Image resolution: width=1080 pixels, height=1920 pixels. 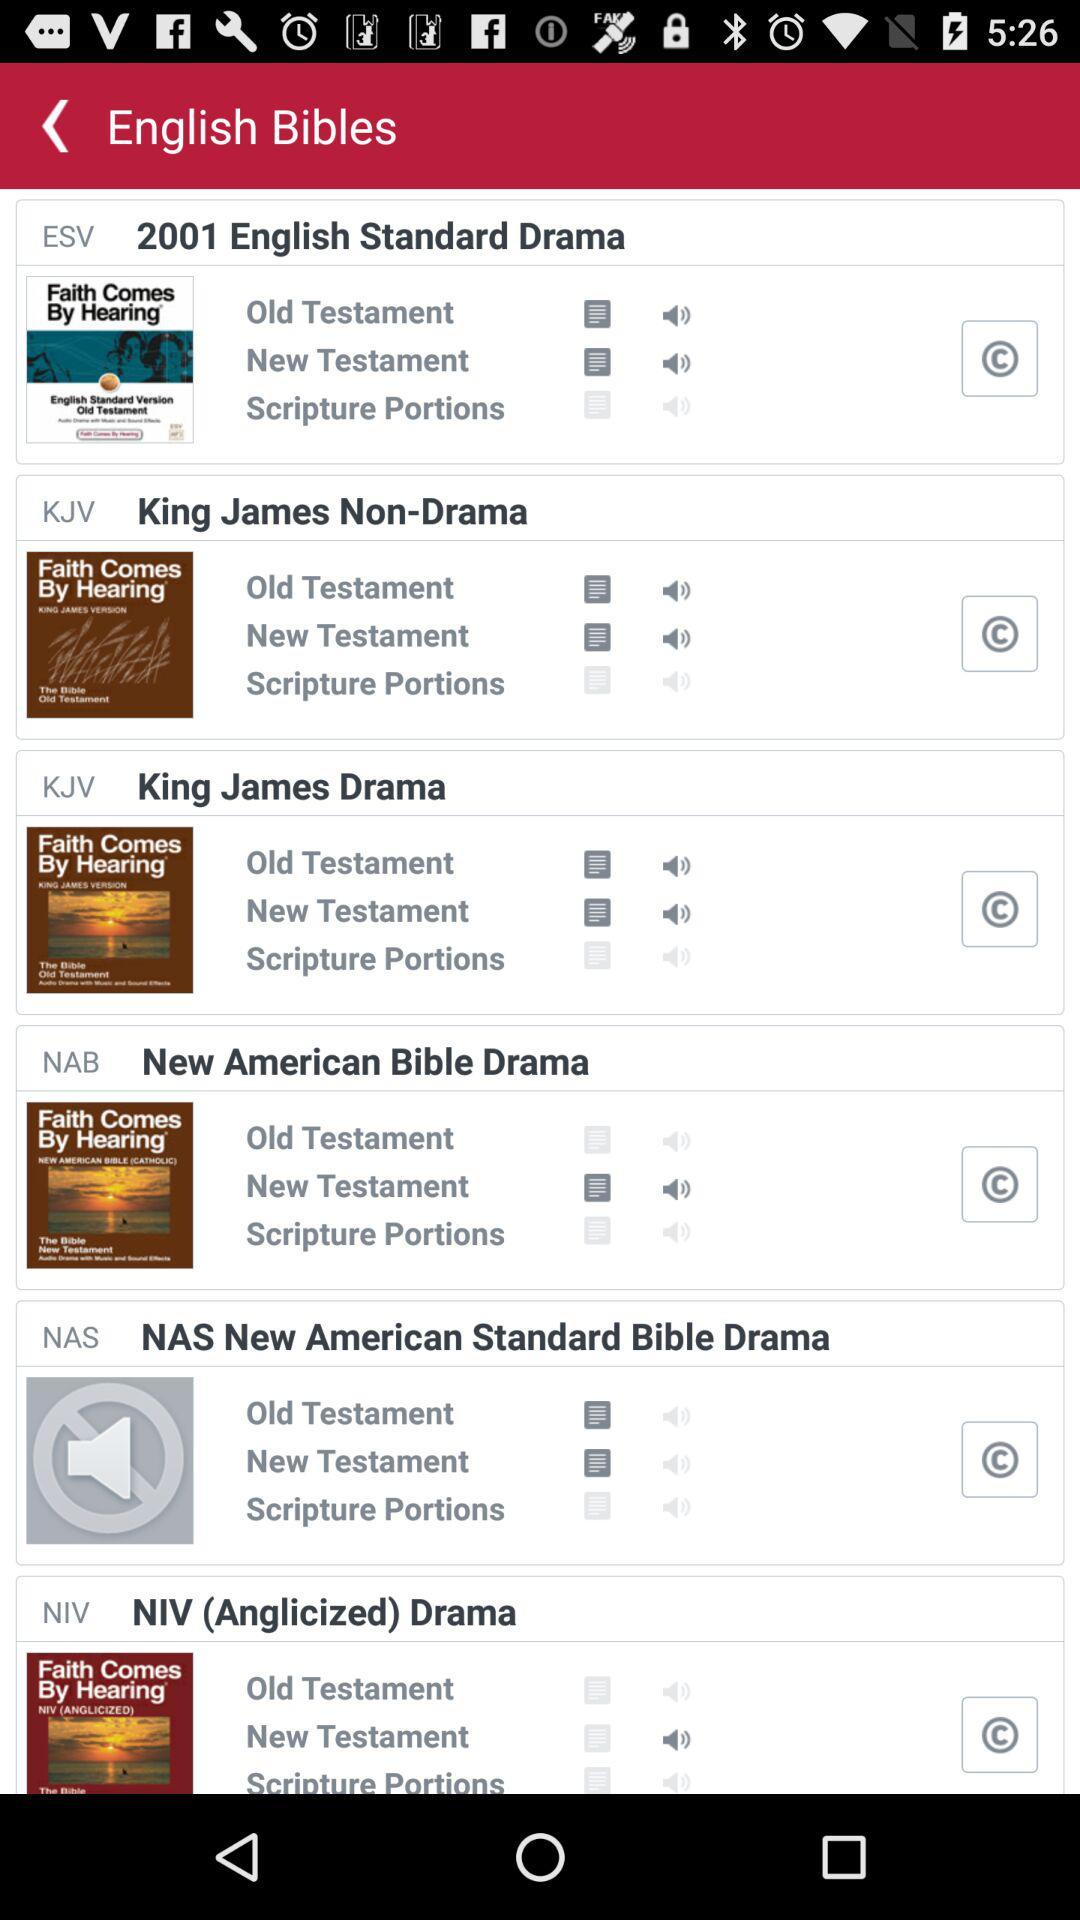 What do you see at coordinates (69, 1059) in the screenshot?
I see `nab icon` at bounding box center [69, 1059].